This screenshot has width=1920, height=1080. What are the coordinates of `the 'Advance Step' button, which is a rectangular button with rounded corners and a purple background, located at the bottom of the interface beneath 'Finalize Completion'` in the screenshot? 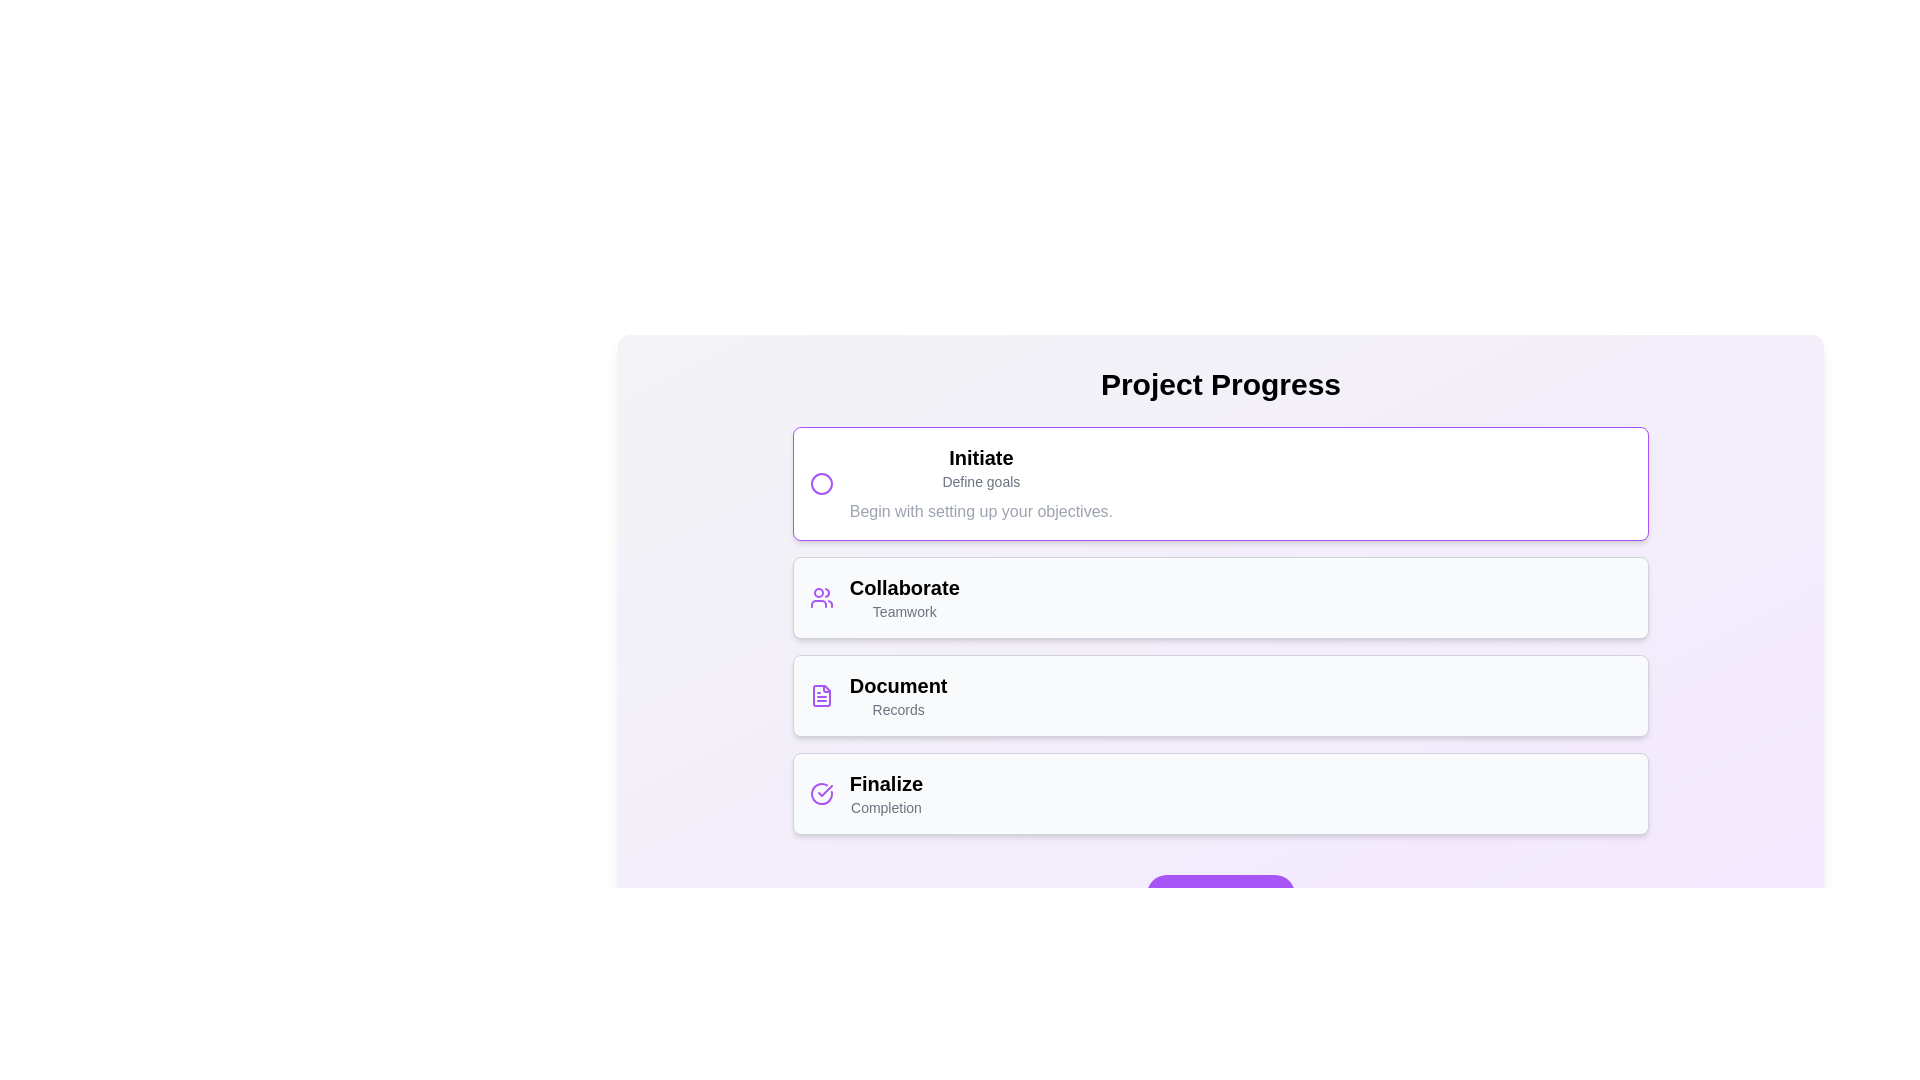 It's located at (1219, 893).